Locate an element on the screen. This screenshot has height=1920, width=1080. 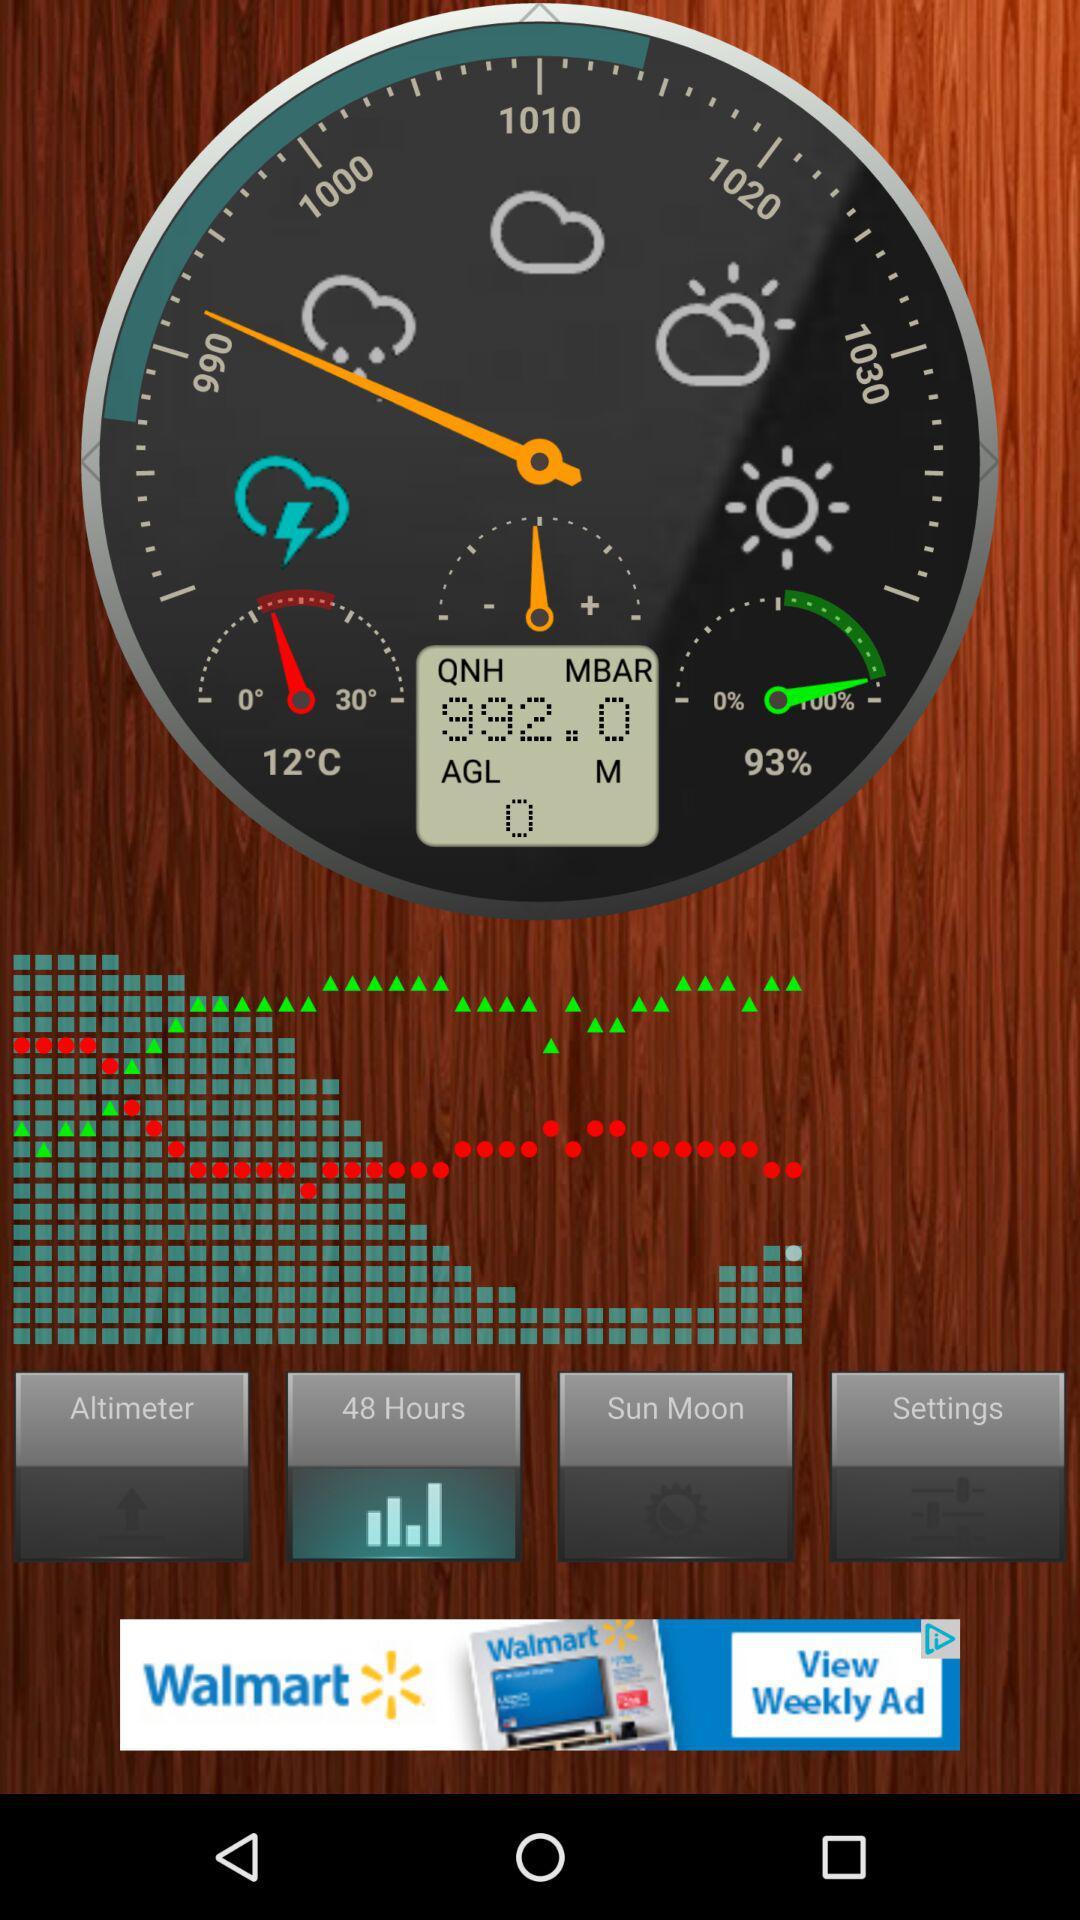
advertisement is located at coordinates (540, 1683).